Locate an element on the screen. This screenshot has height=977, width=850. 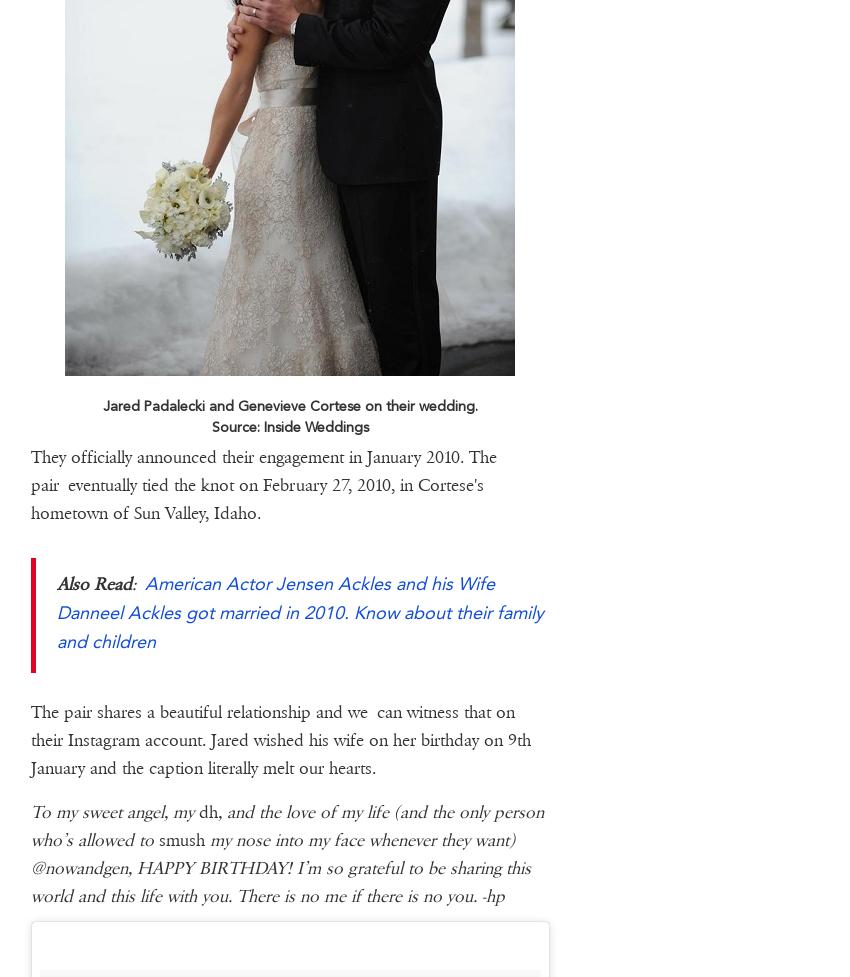
'smush' is located at coordinates (179, 838).